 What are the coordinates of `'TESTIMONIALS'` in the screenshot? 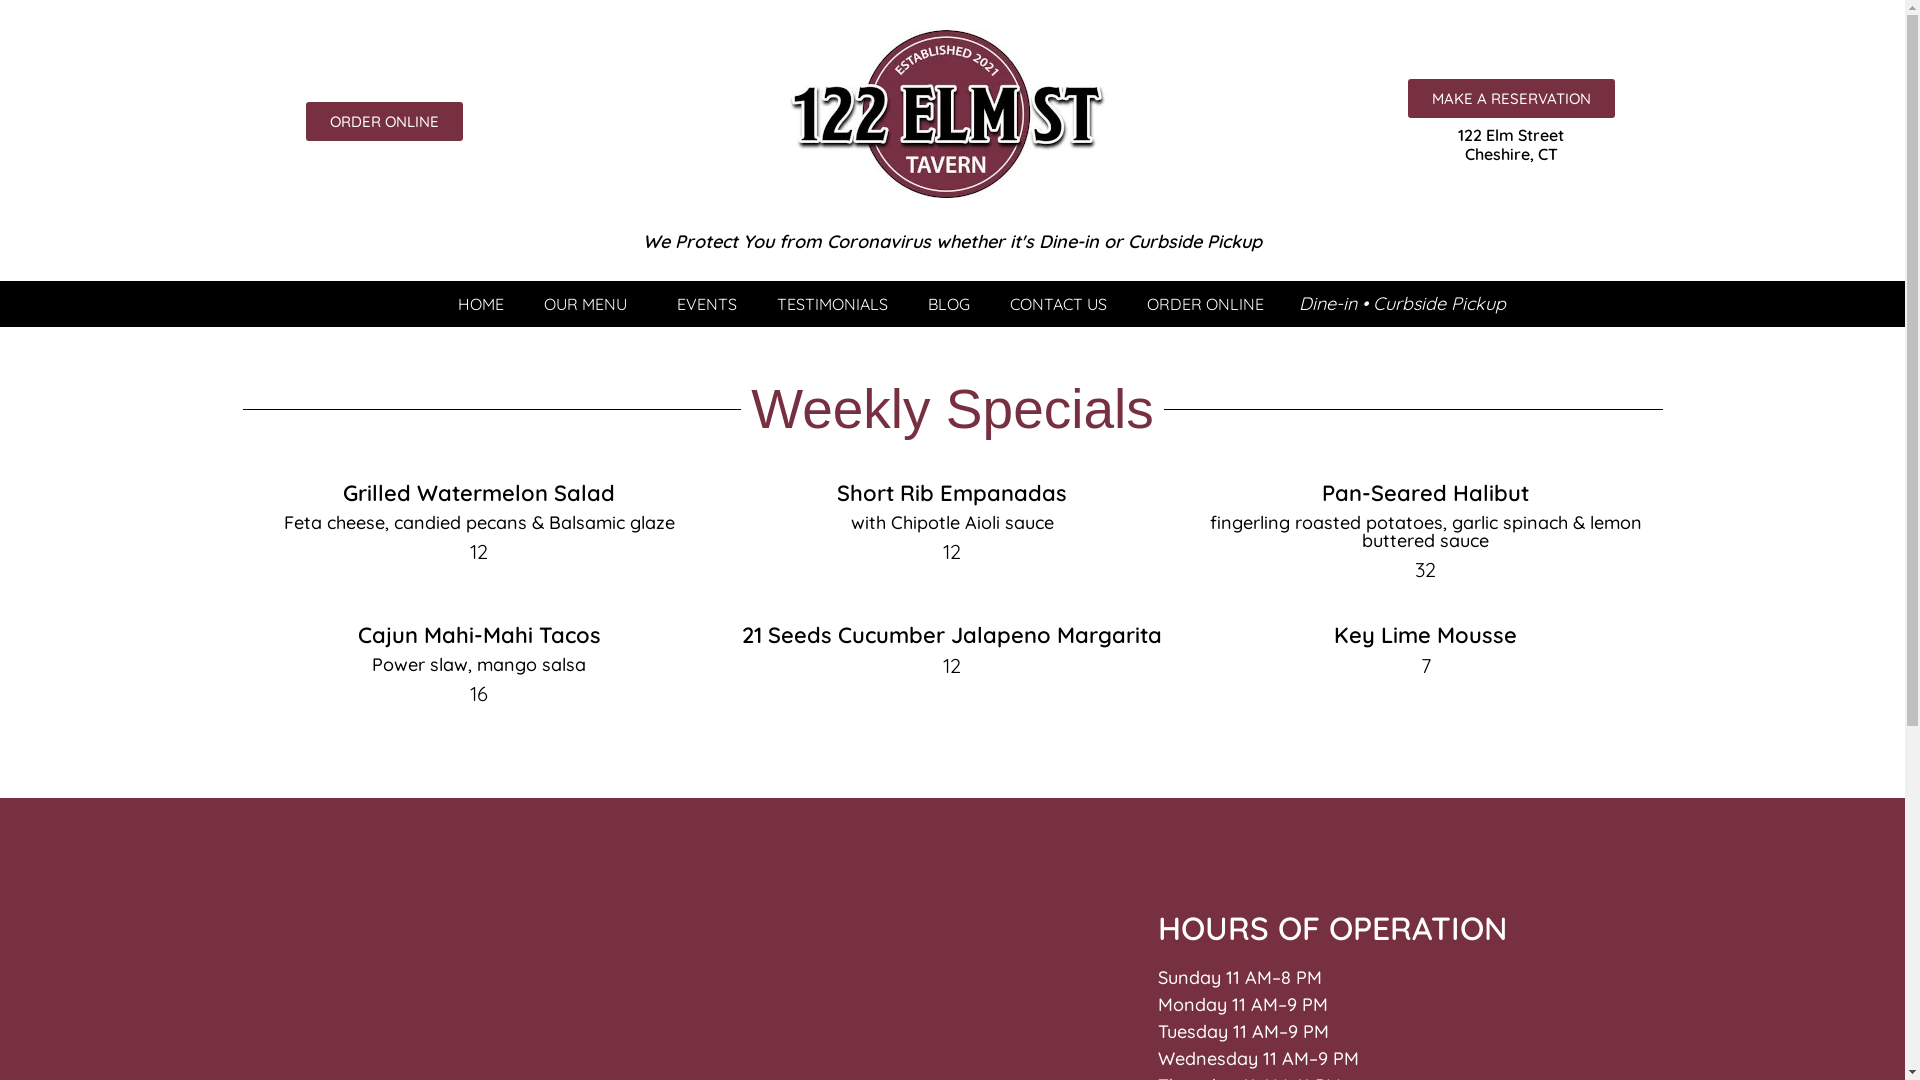 It's located at (756, 304).